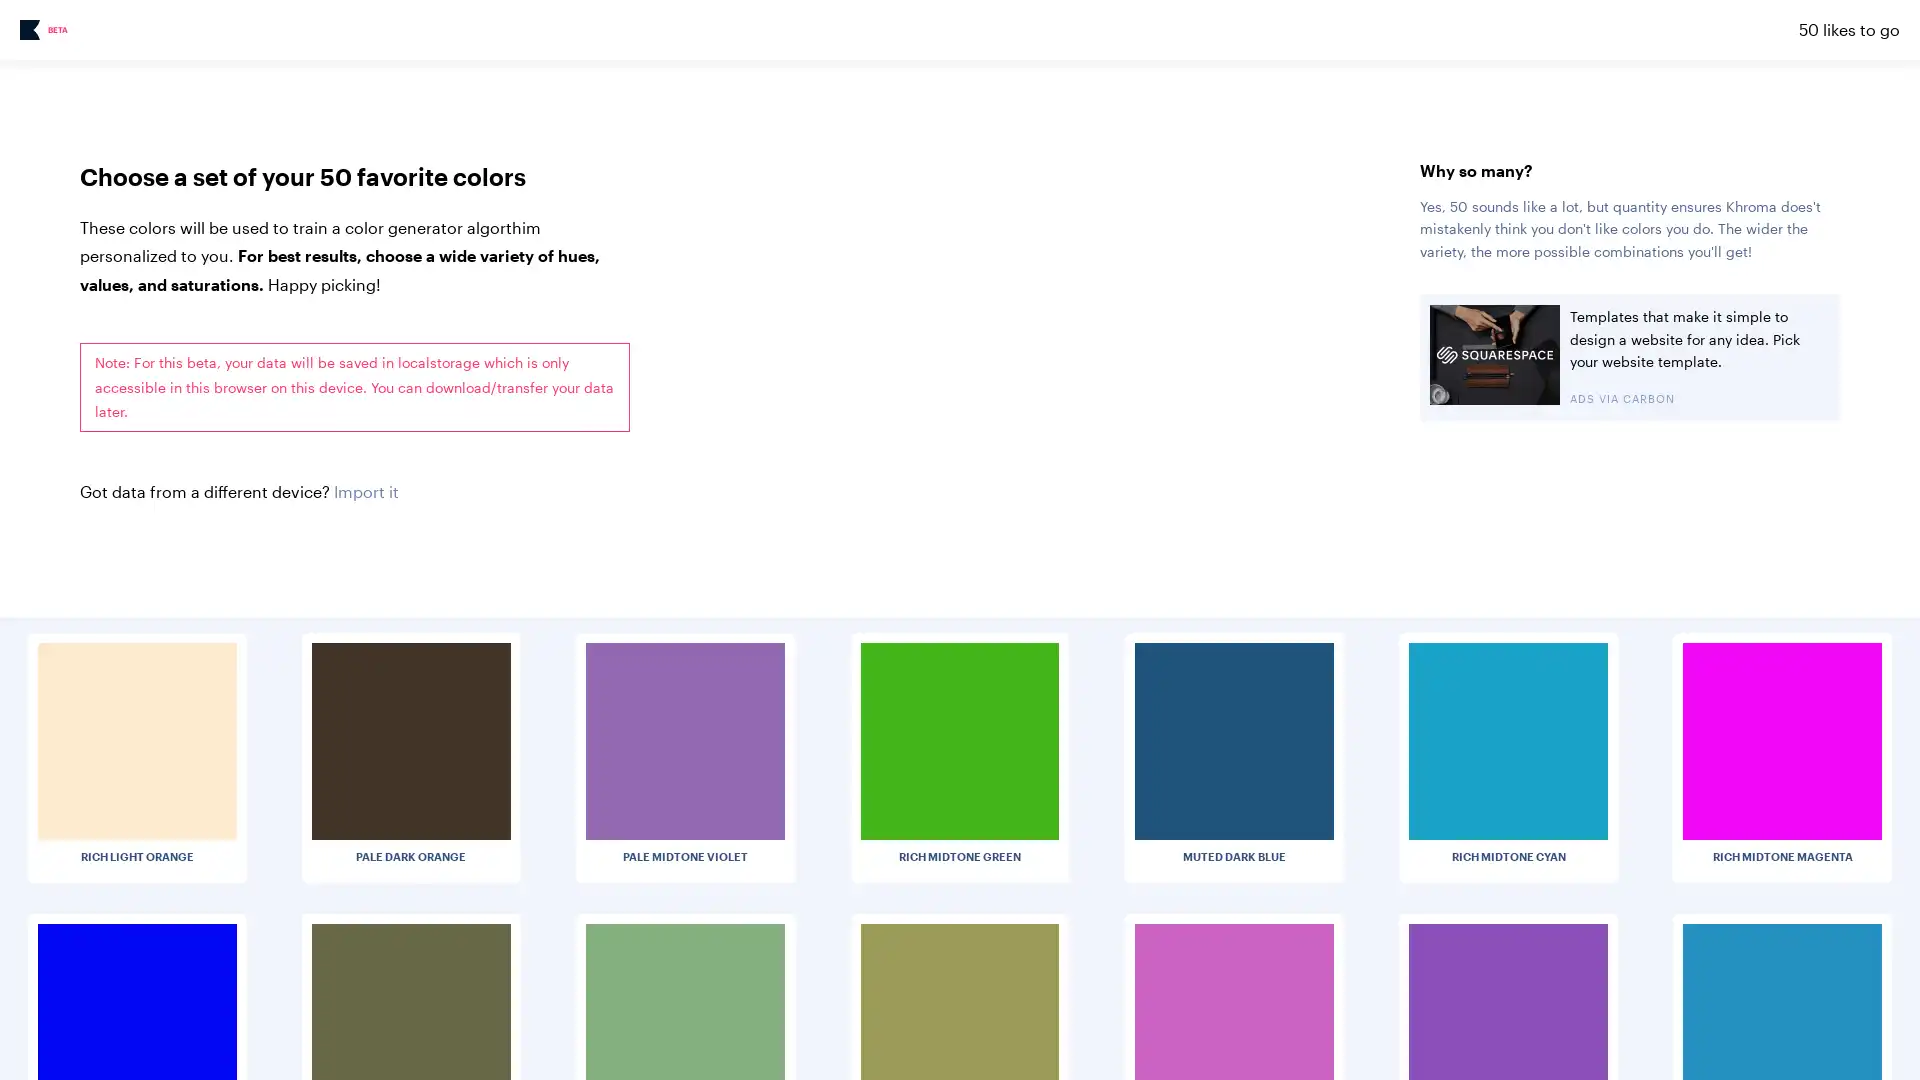 Image resolution: width=1920 pixels, height=1080 pixels. What do you see at coordinates (384, 493) in the screenshot?
I see `Choose File` at bounding box center [384, 493].